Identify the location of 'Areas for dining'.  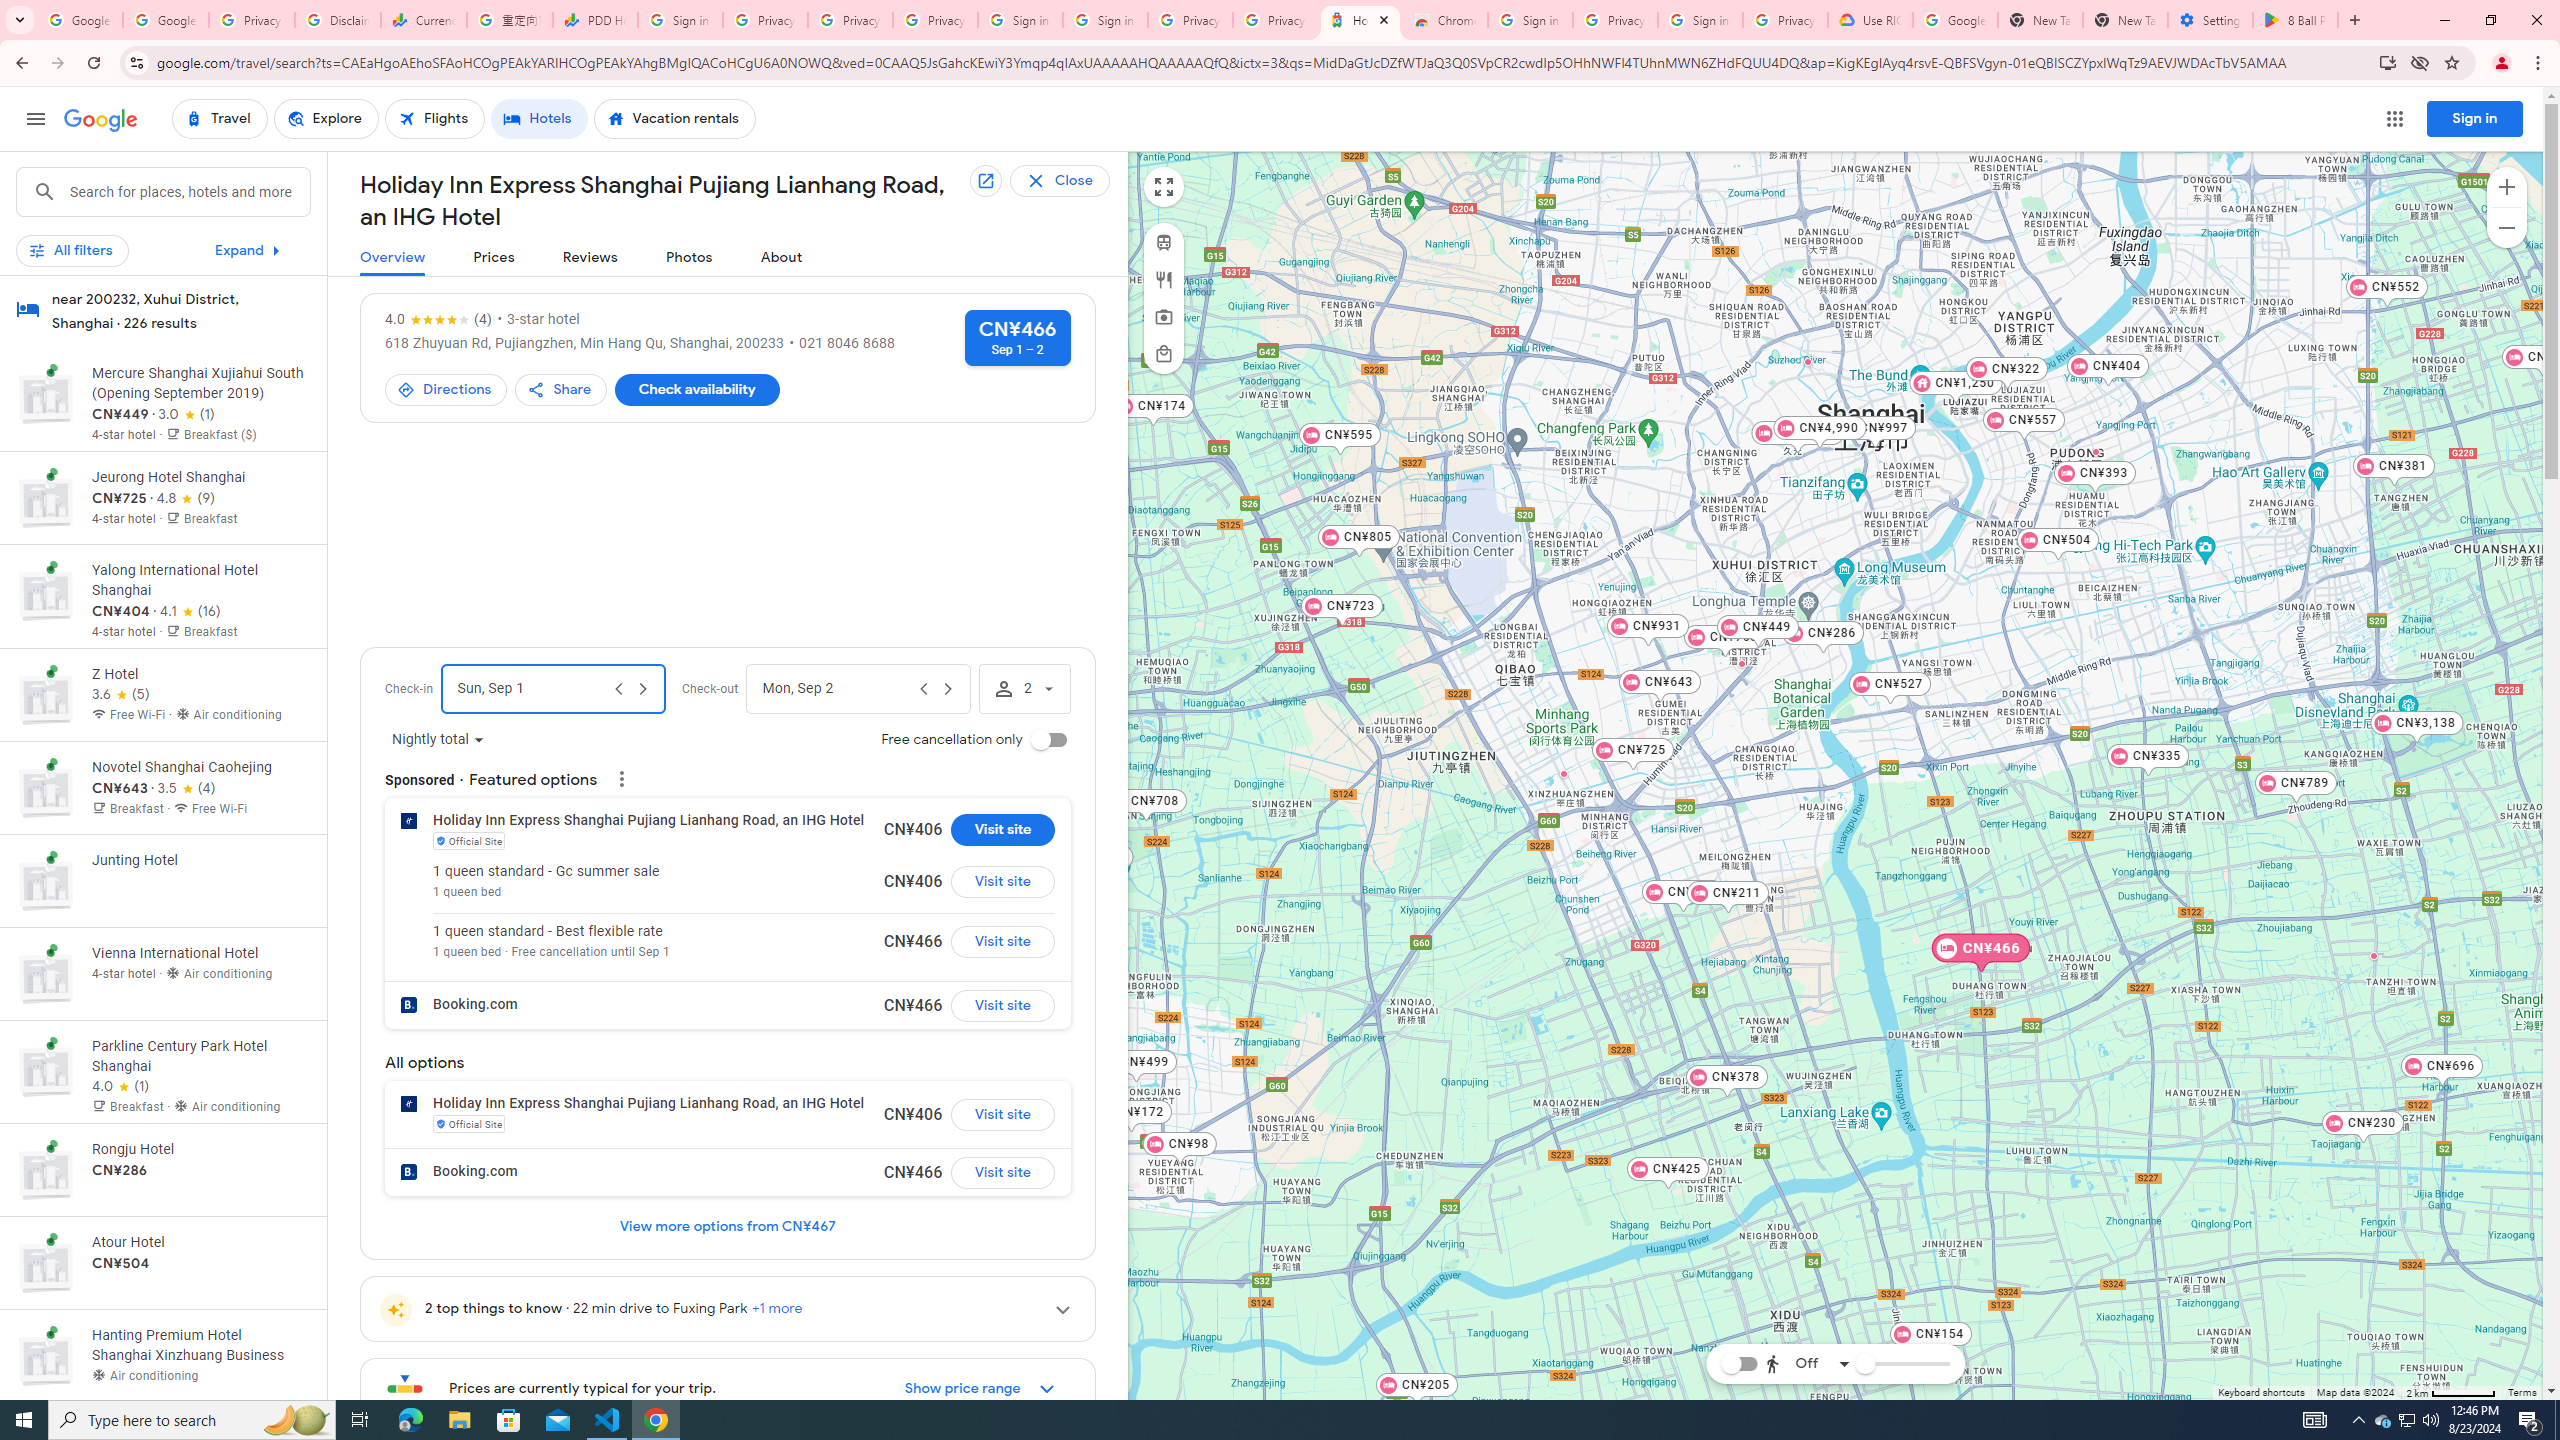
(1162, 279).